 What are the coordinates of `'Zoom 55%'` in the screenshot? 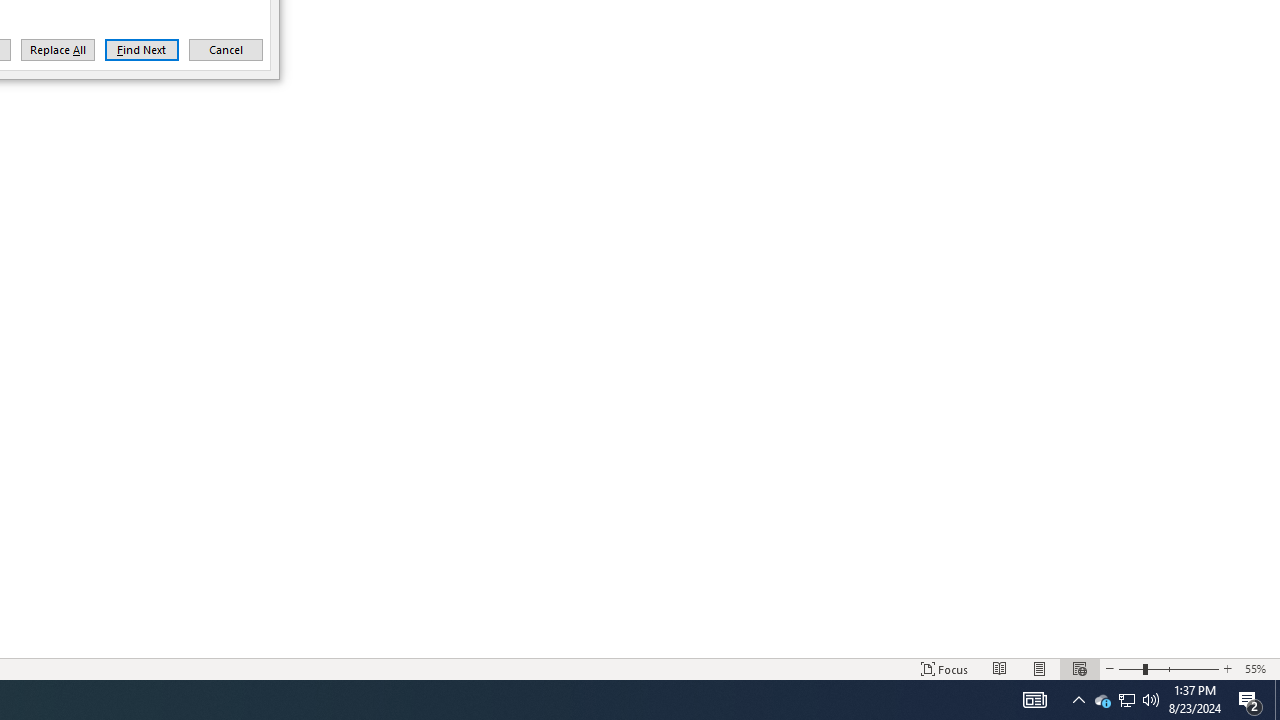 It's located at (1257, 669).